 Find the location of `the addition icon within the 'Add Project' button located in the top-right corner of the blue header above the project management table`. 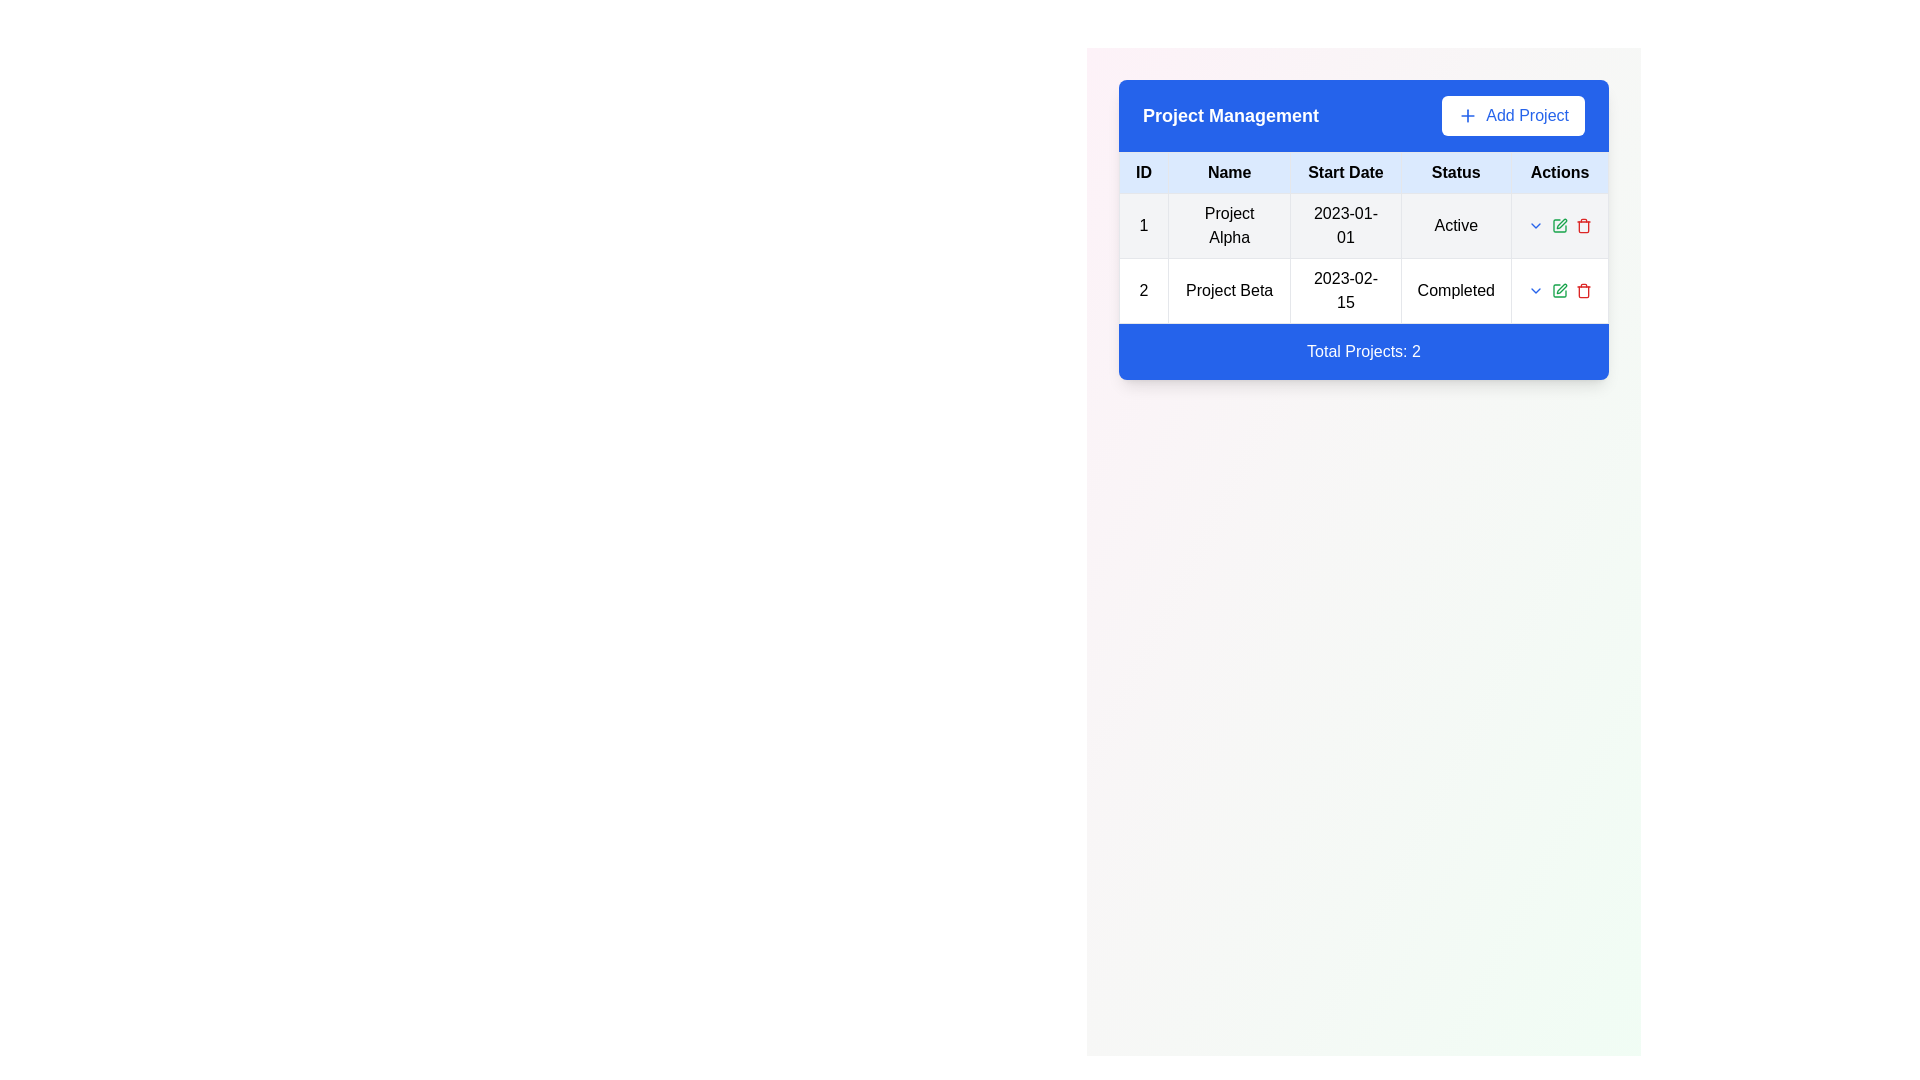

the addition icon within the 'Add Project' button located in the top-right corner of the blue header above the project management table is located at coordinates (1468, 115).